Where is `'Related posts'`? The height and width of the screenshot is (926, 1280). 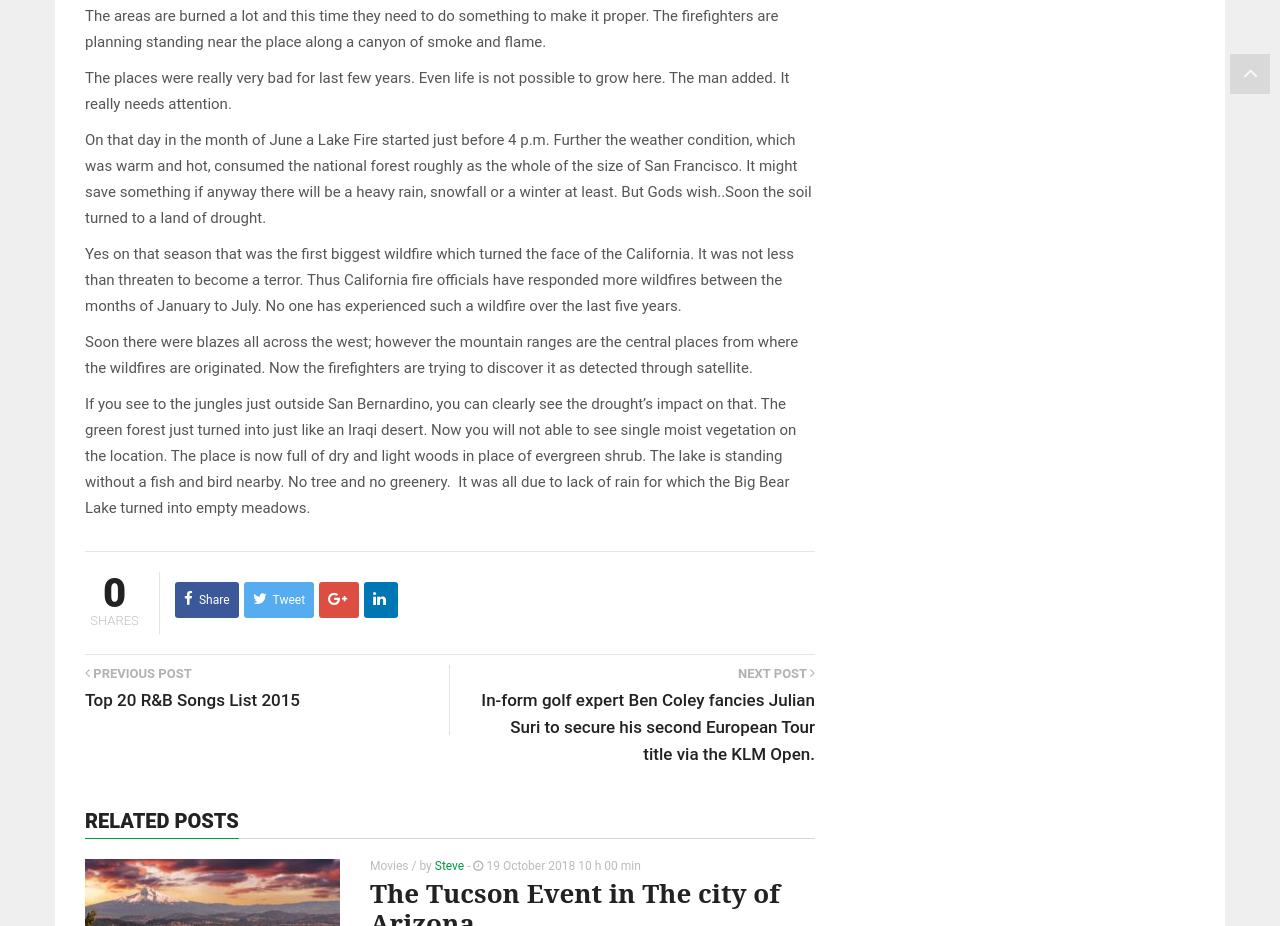
'Related posts' is located at coordinates (161, 819).